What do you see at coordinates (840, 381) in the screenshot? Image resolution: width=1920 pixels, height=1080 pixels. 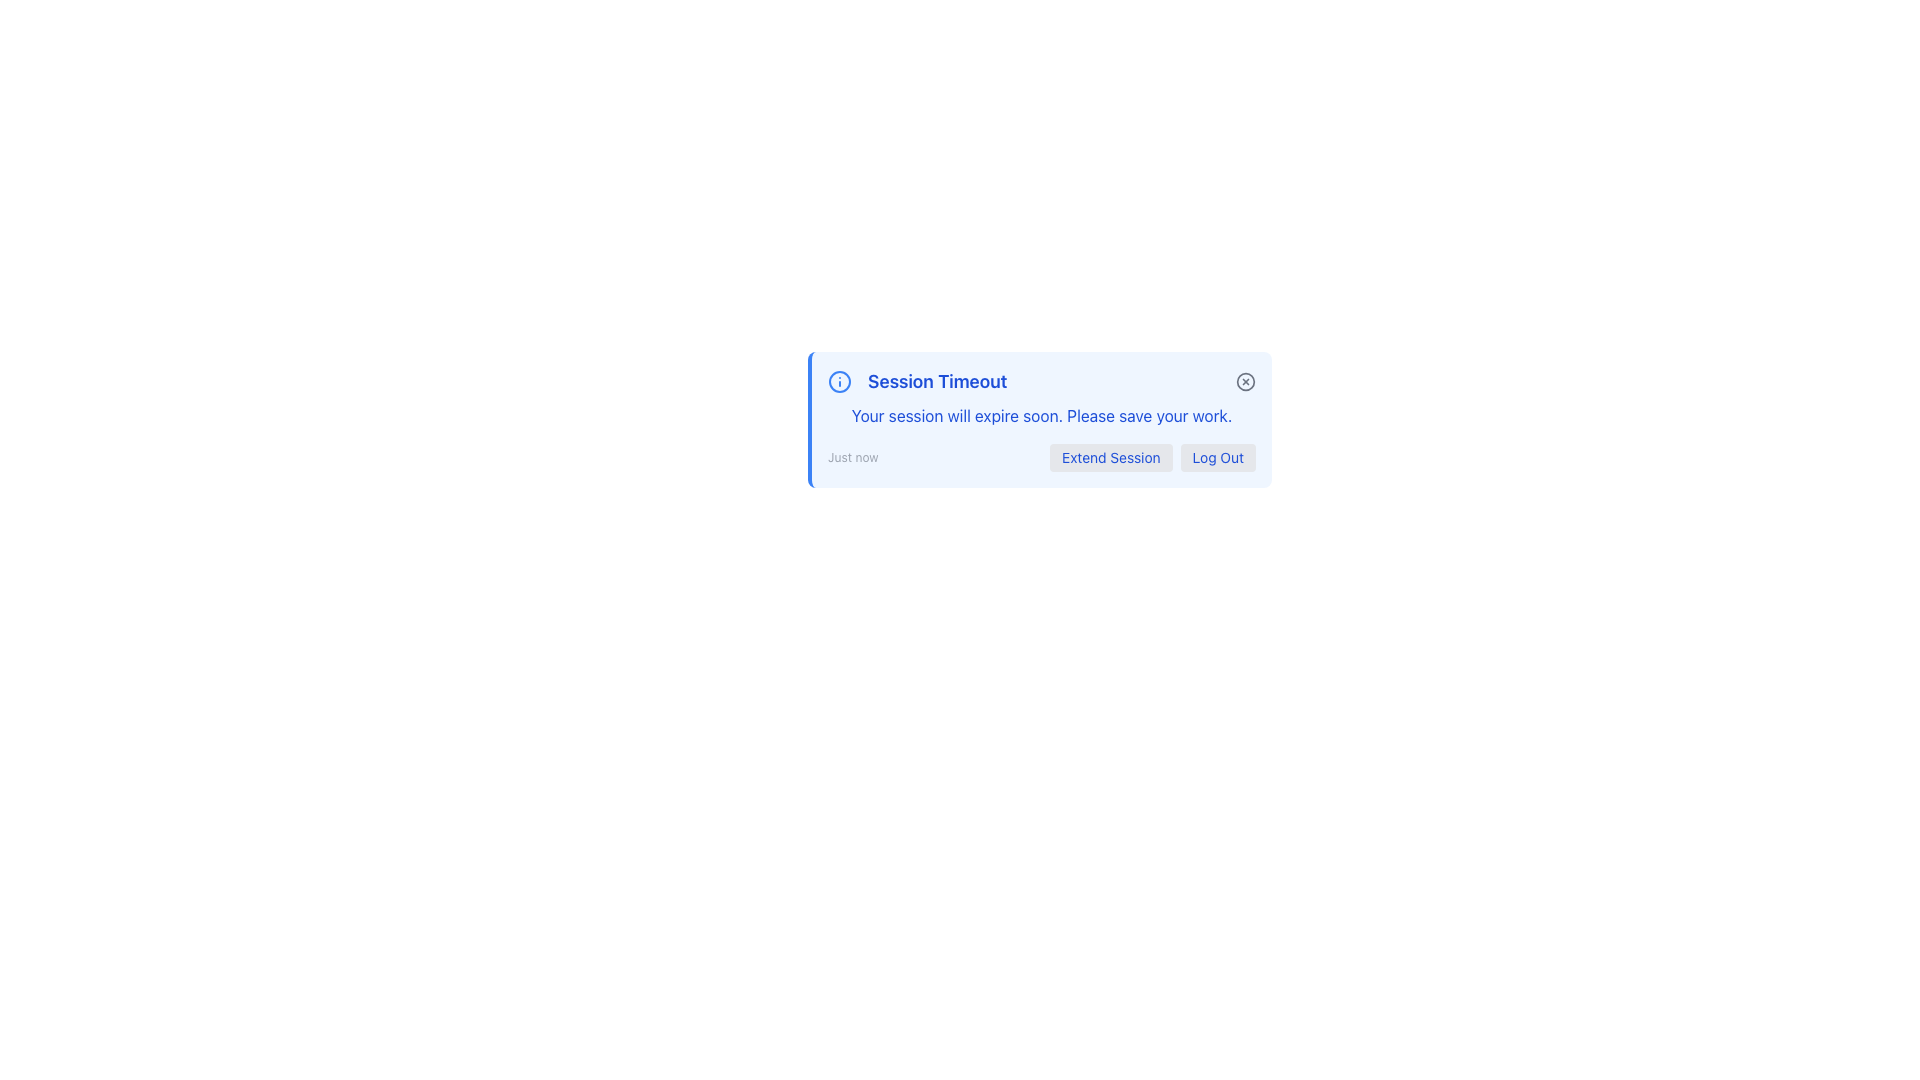 I see `the circular icon with a blue outline and central dot that precedes the 'Session Timeout' notification message` at bounding box center [840, 381].